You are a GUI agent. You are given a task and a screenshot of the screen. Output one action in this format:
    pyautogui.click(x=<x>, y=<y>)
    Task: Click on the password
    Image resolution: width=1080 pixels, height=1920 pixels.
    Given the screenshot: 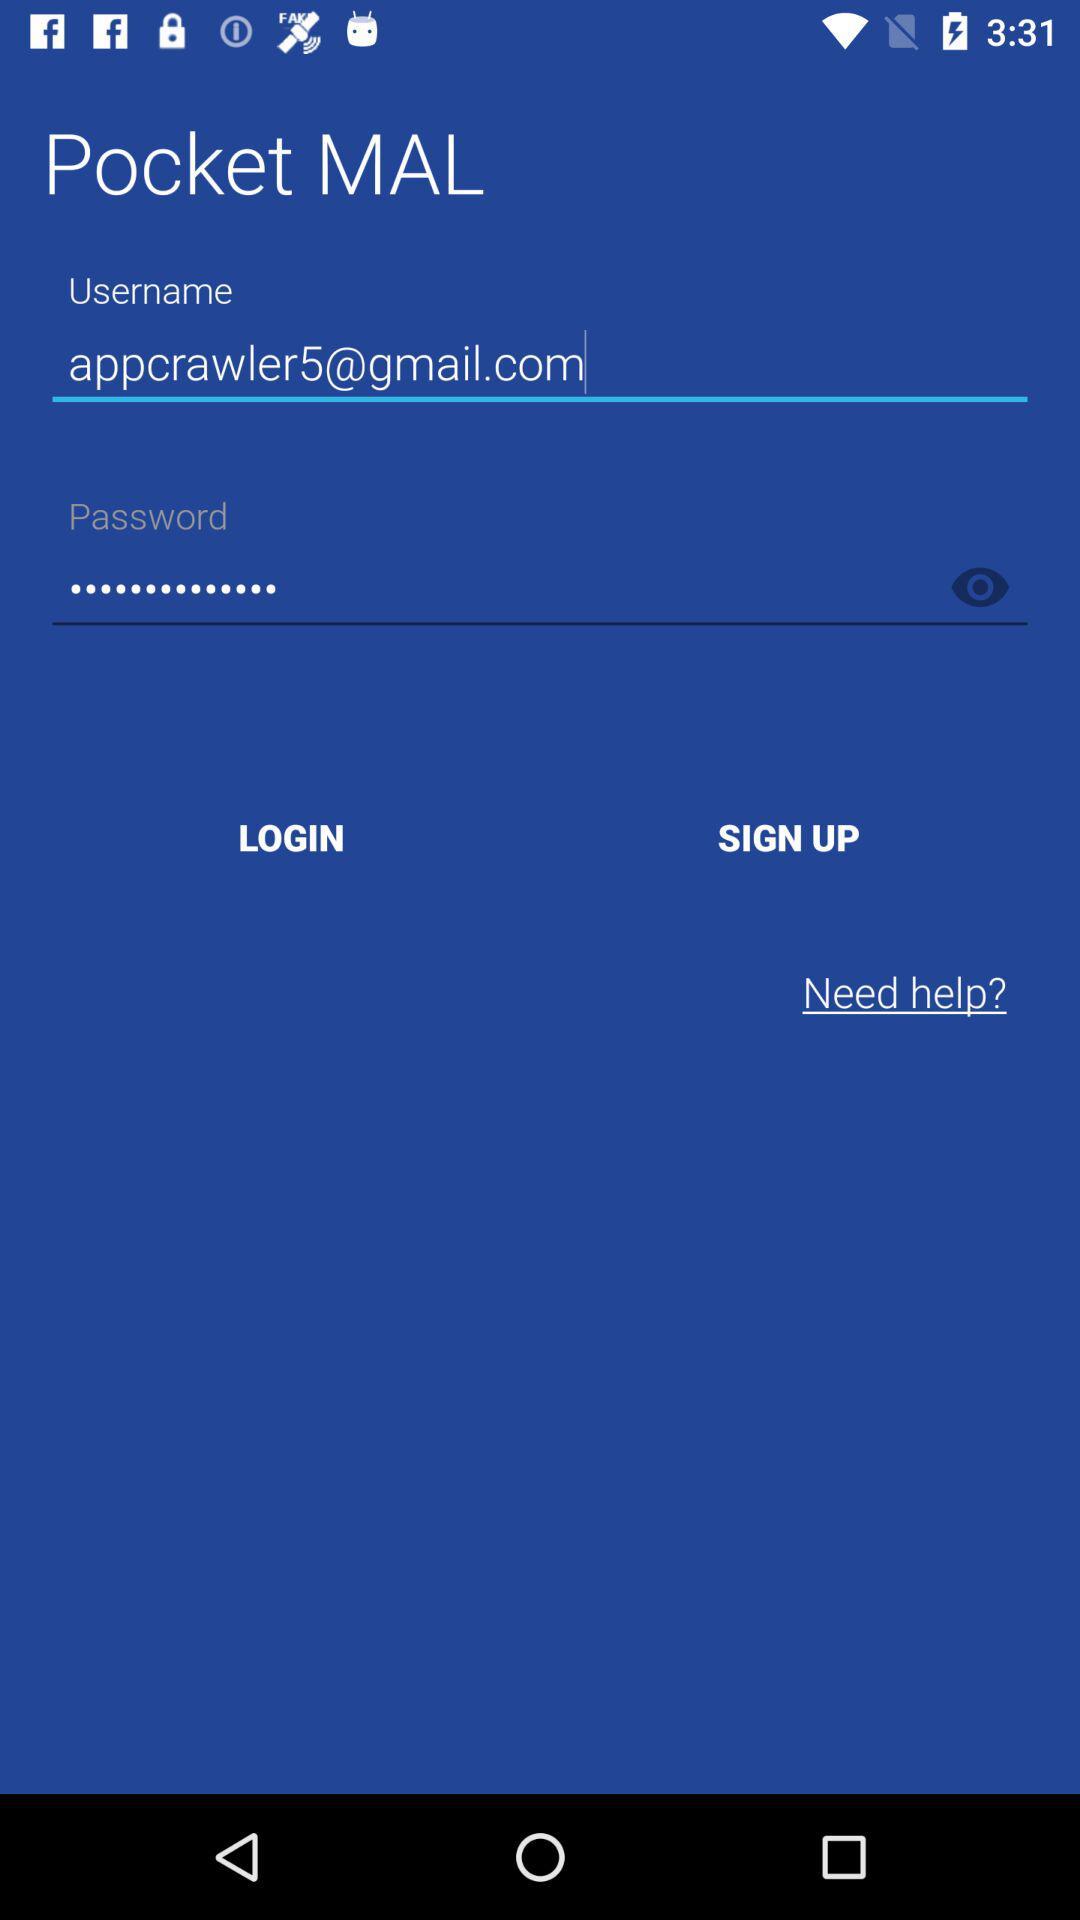 What is the action you would take?
    pyautogui.click(x=979, y=586)
    